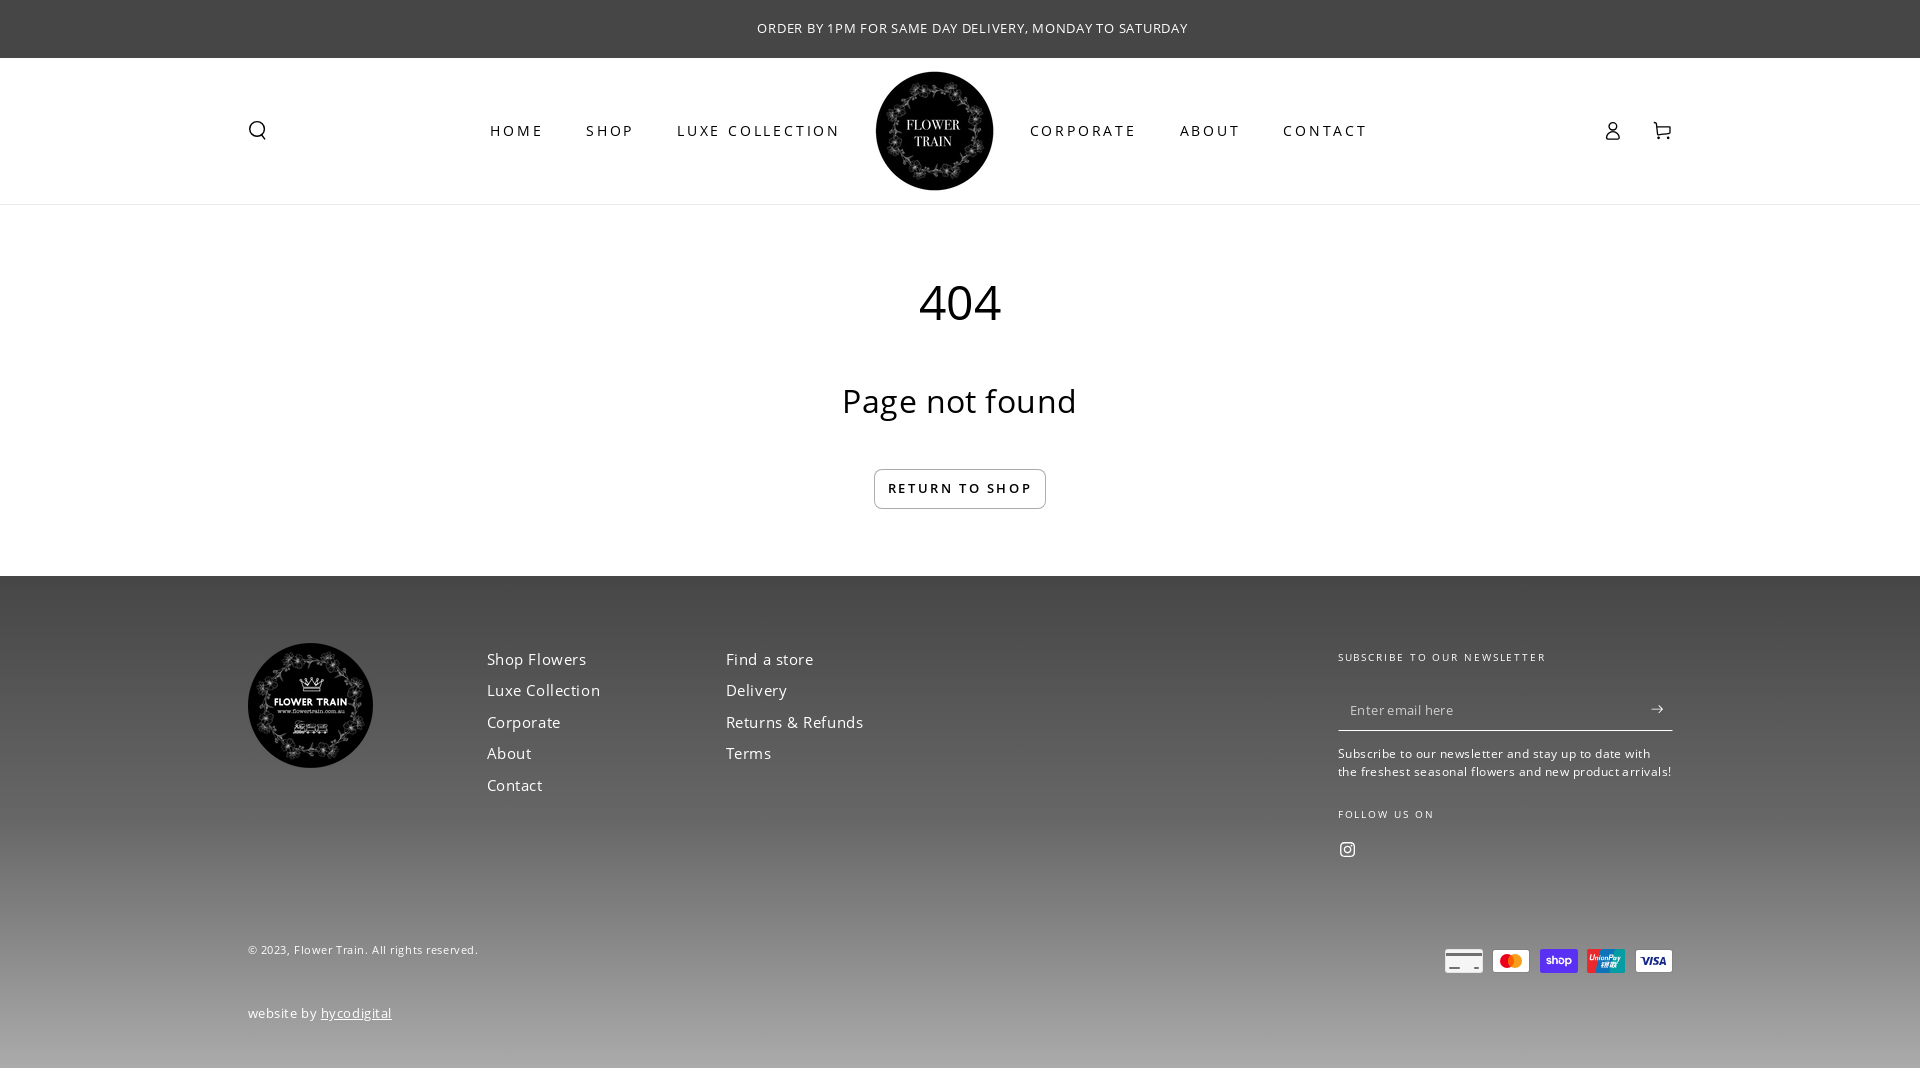 This screenshot has height=1080, width=1920. What do you see at coordinates (609, 131) in the screenshot?
I see `'SHOP'` at bounding box center [609, 131].